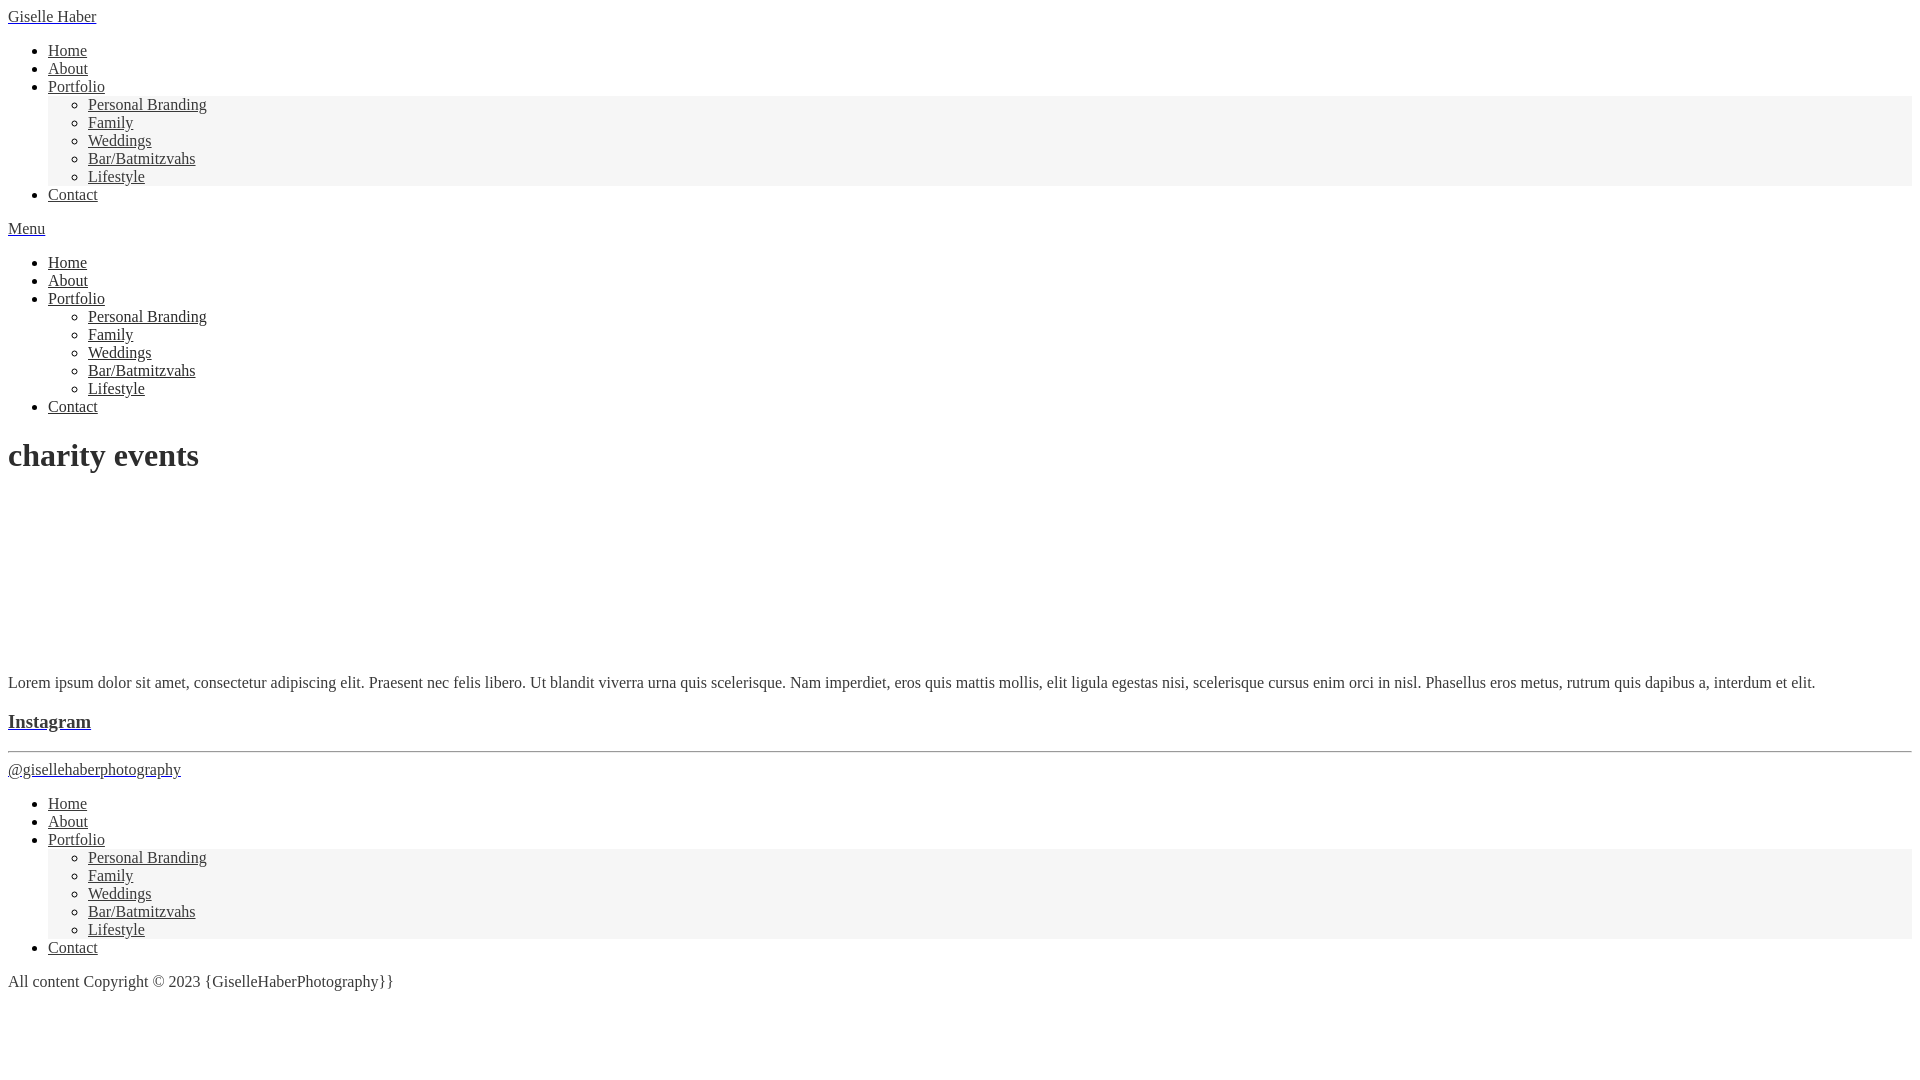 The width and height of the screenshot is (1920, 1080). Describe the element at coordinates (146, 104) in the screenshot. I see `'Personal Branding'` at that location.